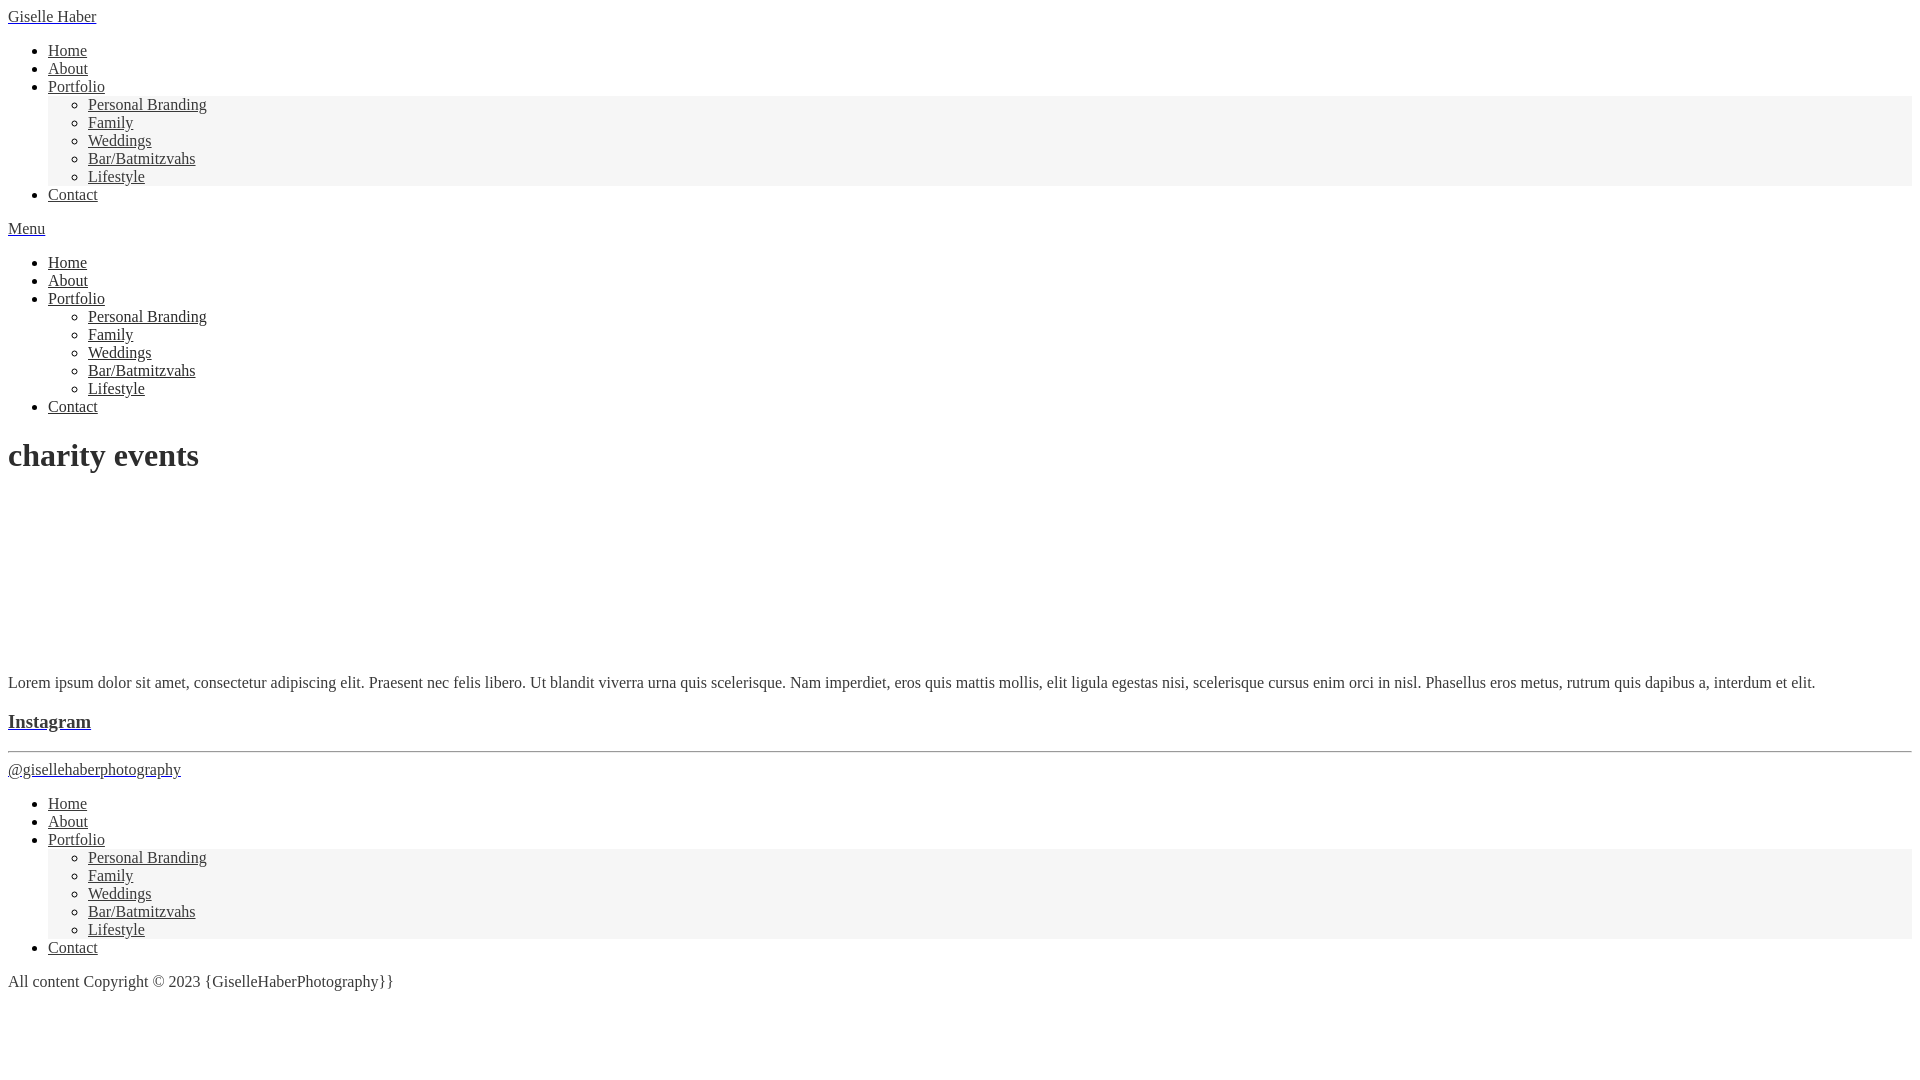 The width and height of the screenshot is (1920, 1080). Describe the element at coordinates (146, 104) in the screenshot. I see `'Personal Branding'` at that location.